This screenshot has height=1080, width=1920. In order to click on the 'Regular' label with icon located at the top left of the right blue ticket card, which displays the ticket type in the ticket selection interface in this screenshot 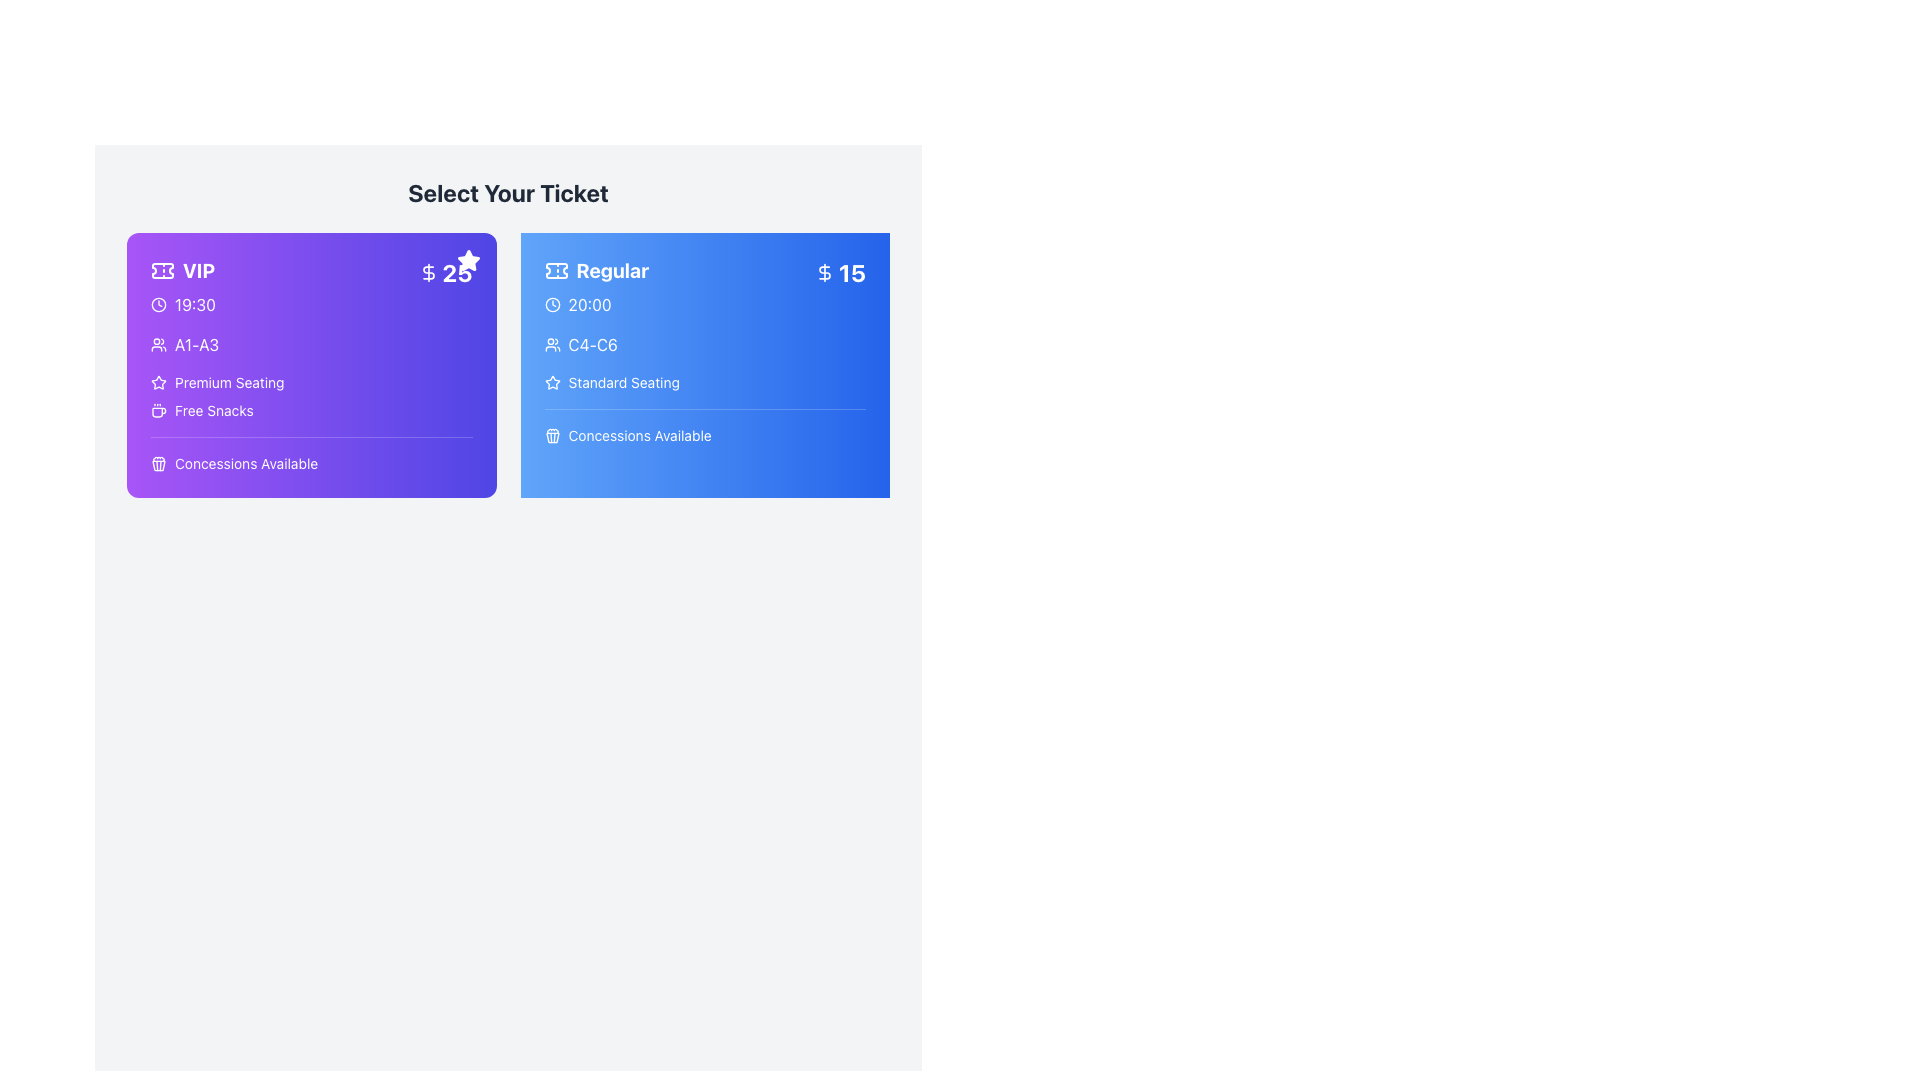, I will do `click(595, 286)`.